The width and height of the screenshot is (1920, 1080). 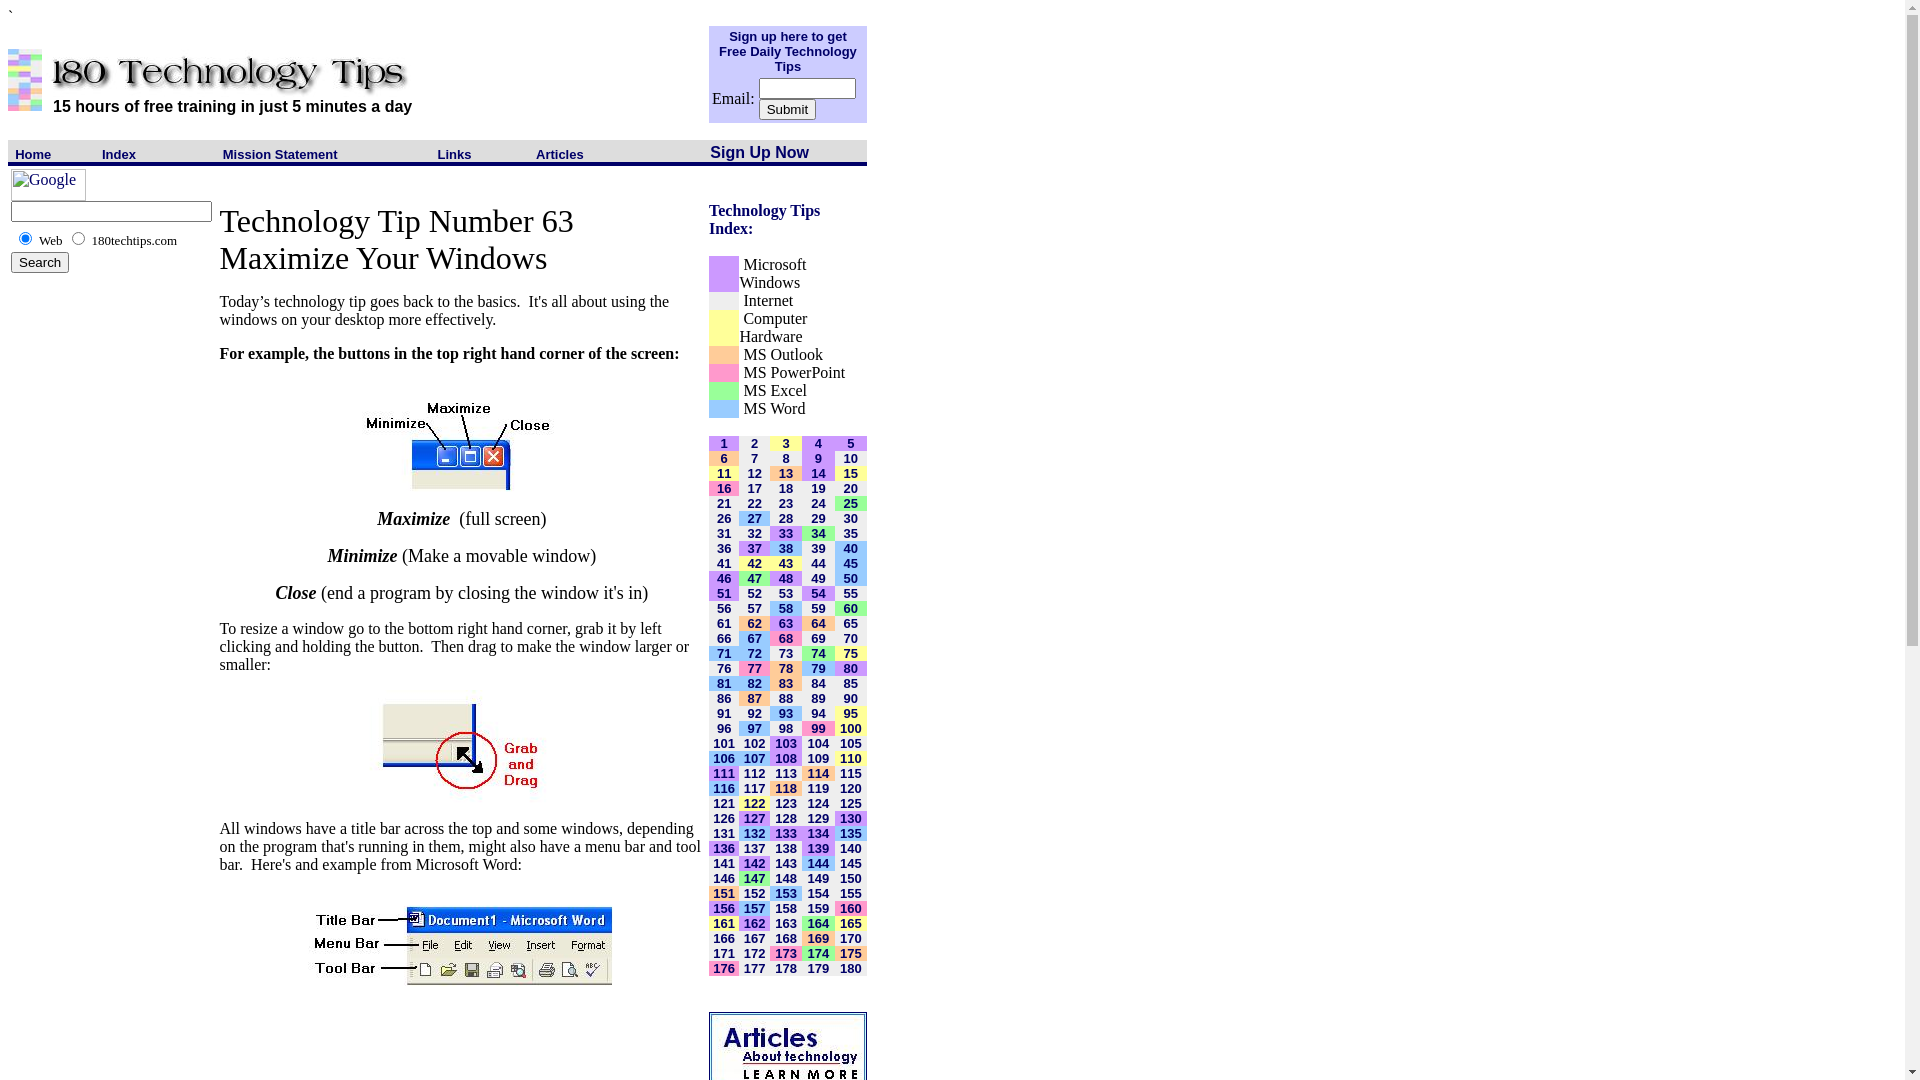 I want to click on '21', so click(x=723, y=502).